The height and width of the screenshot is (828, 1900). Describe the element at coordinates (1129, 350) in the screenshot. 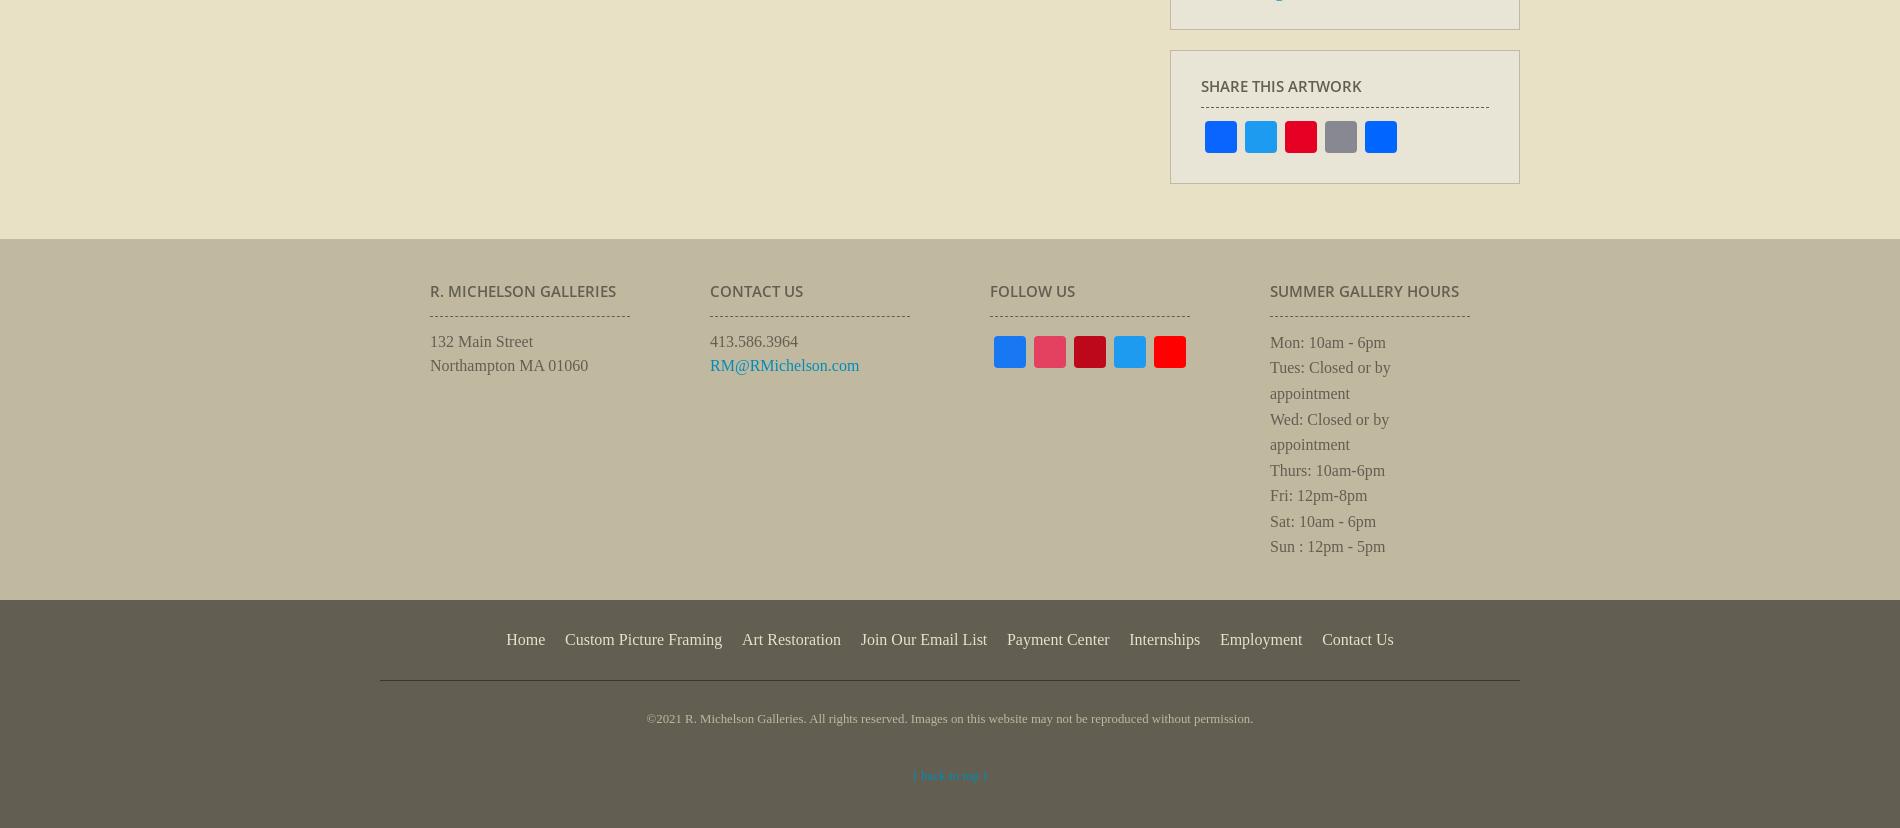

I see `'Instagram'` at that location.